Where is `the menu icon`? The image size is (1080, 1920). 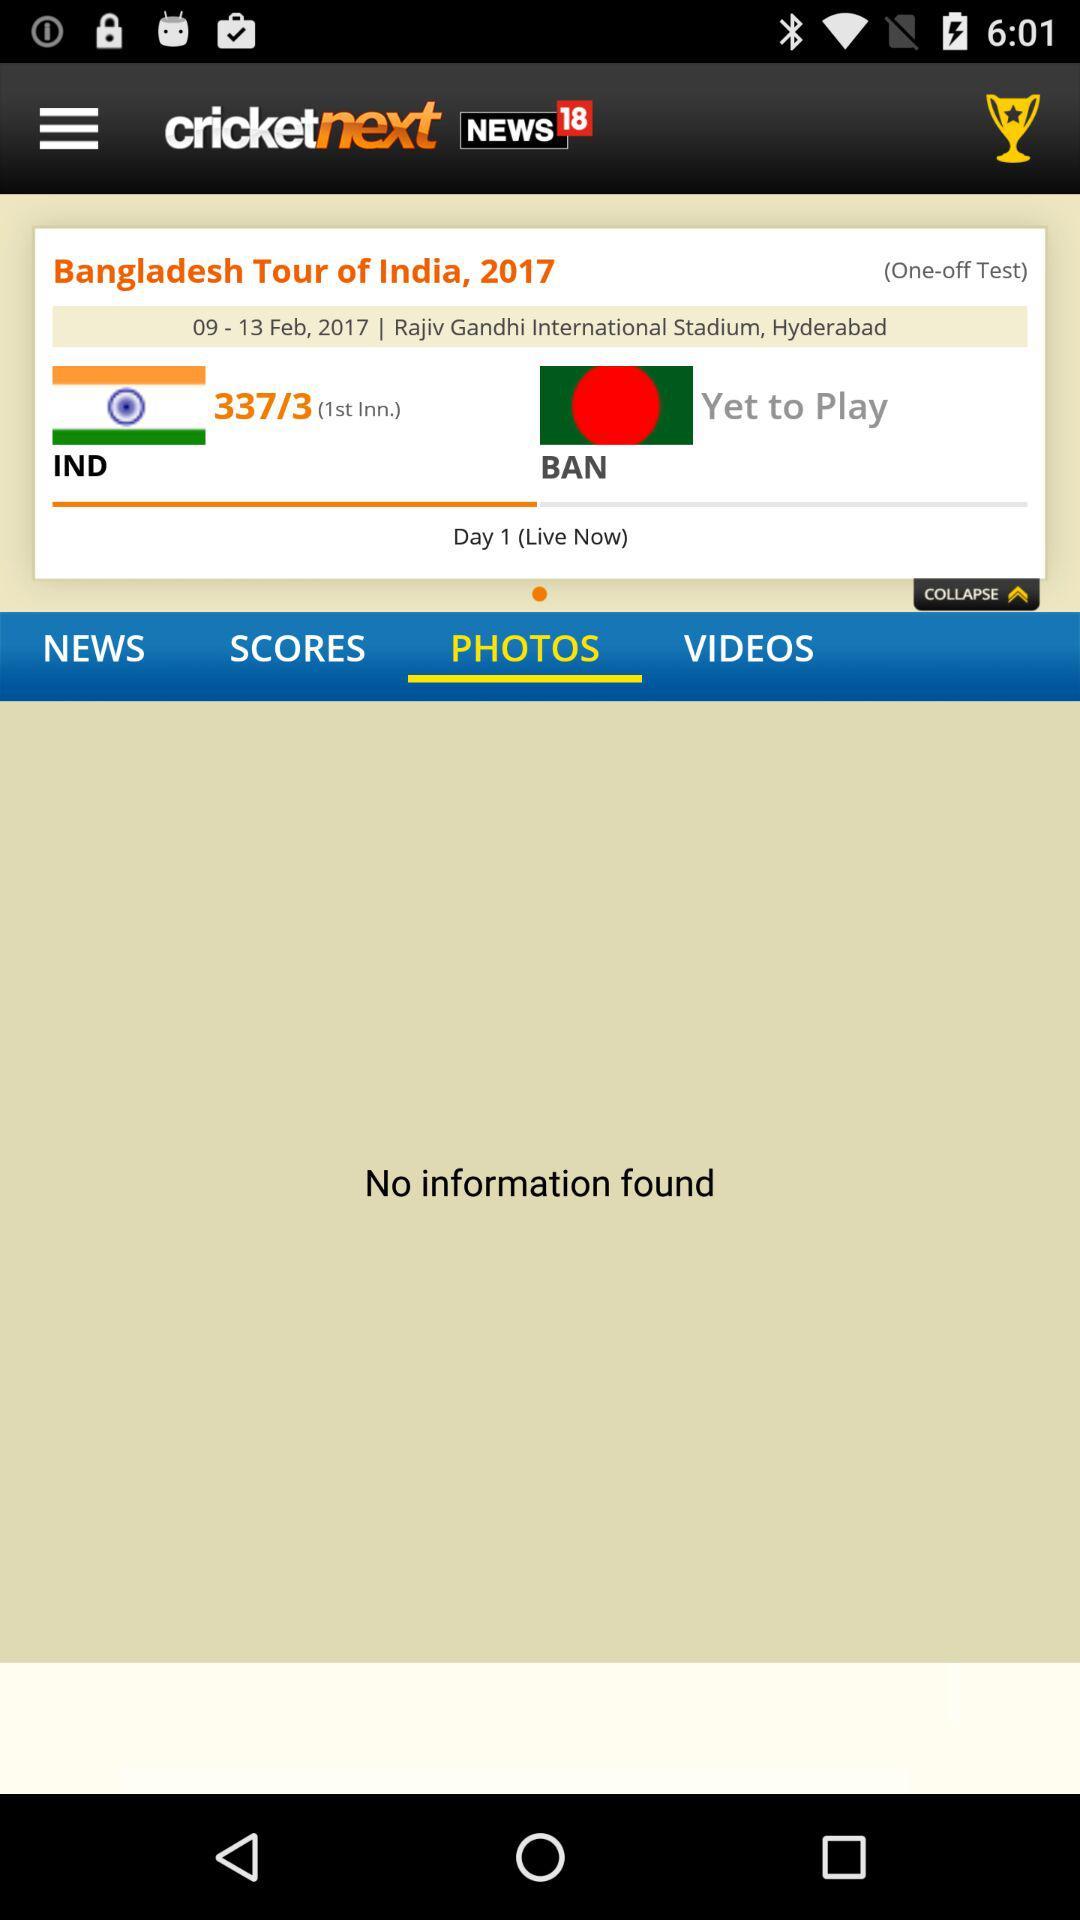 the menu icon is located at coordinates (68, 136).